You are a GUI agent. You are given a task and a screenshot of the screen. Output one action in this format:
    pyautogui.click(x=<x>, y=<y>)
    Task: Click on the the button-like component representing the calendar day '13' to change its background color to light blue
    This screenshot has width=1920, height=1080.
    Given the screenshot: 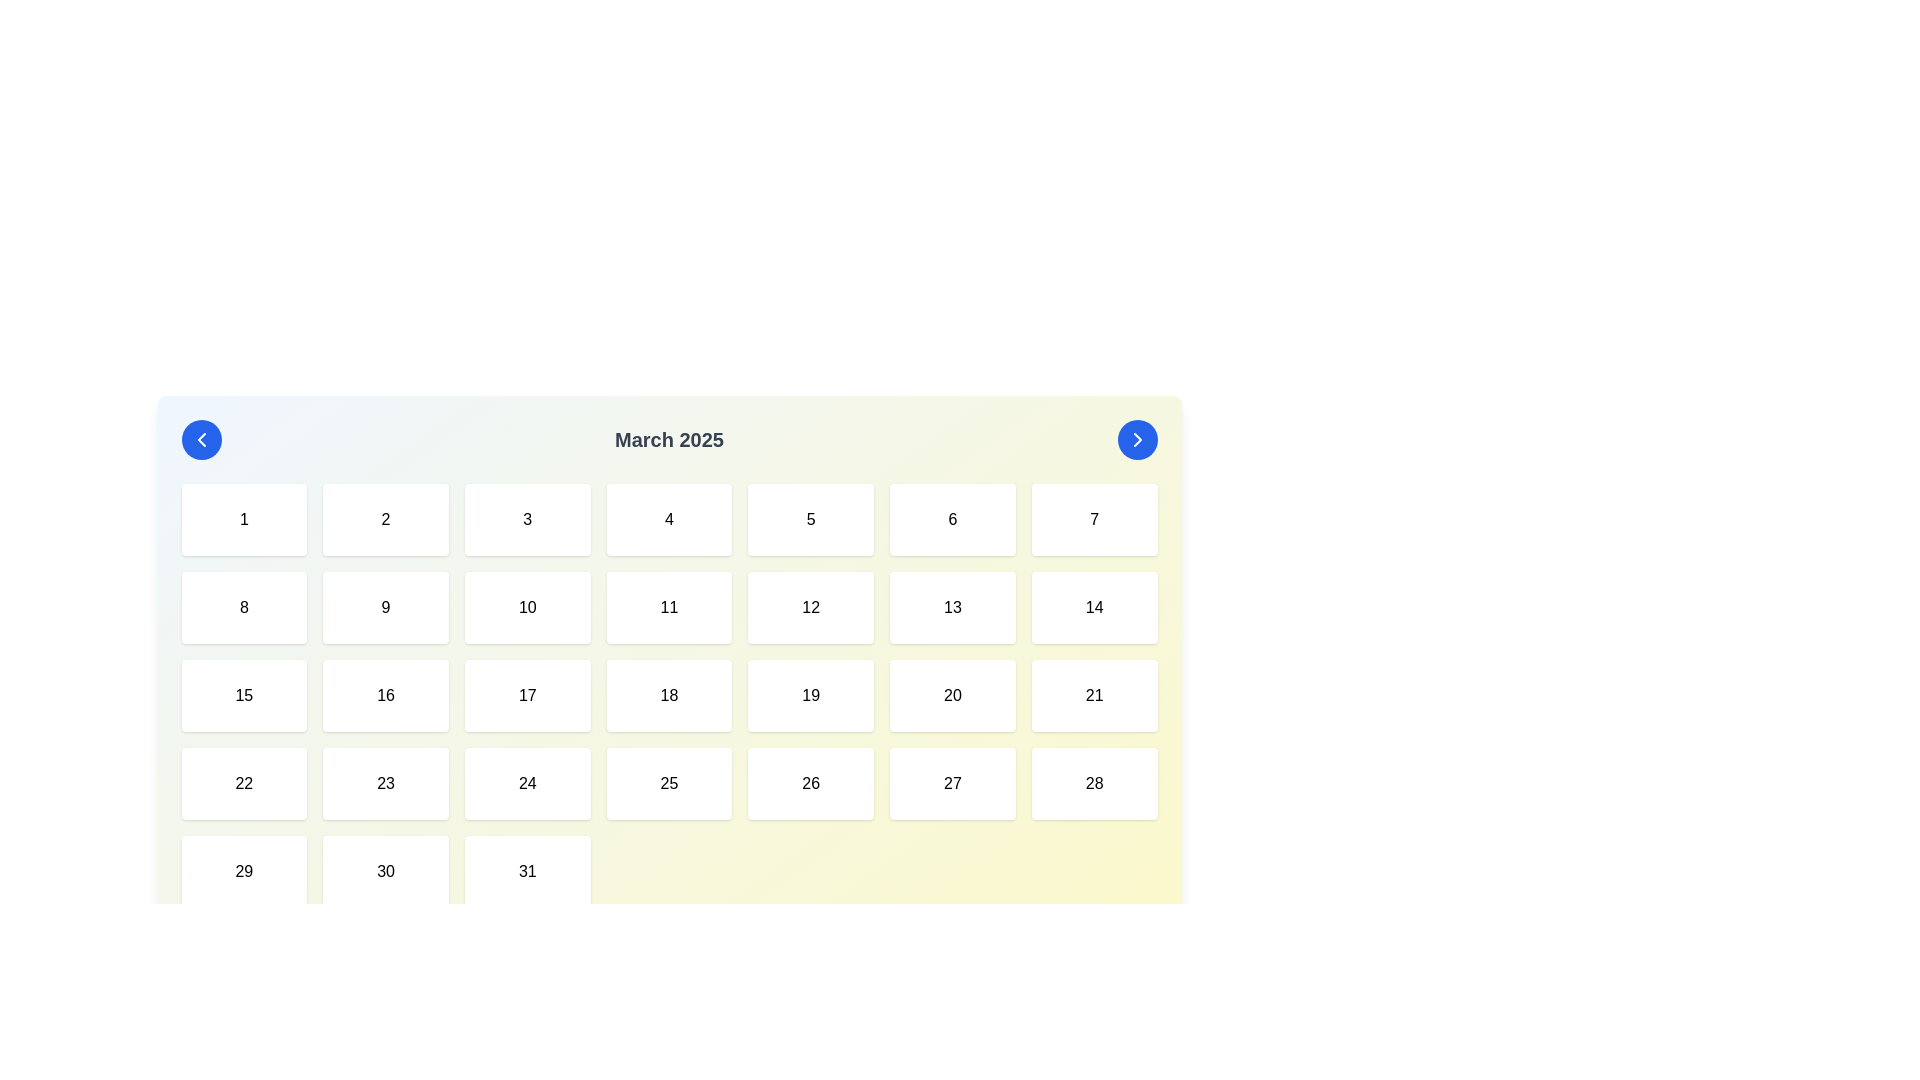 What is the action you would take?
    pyautogui.click(x=951, y=607)
    